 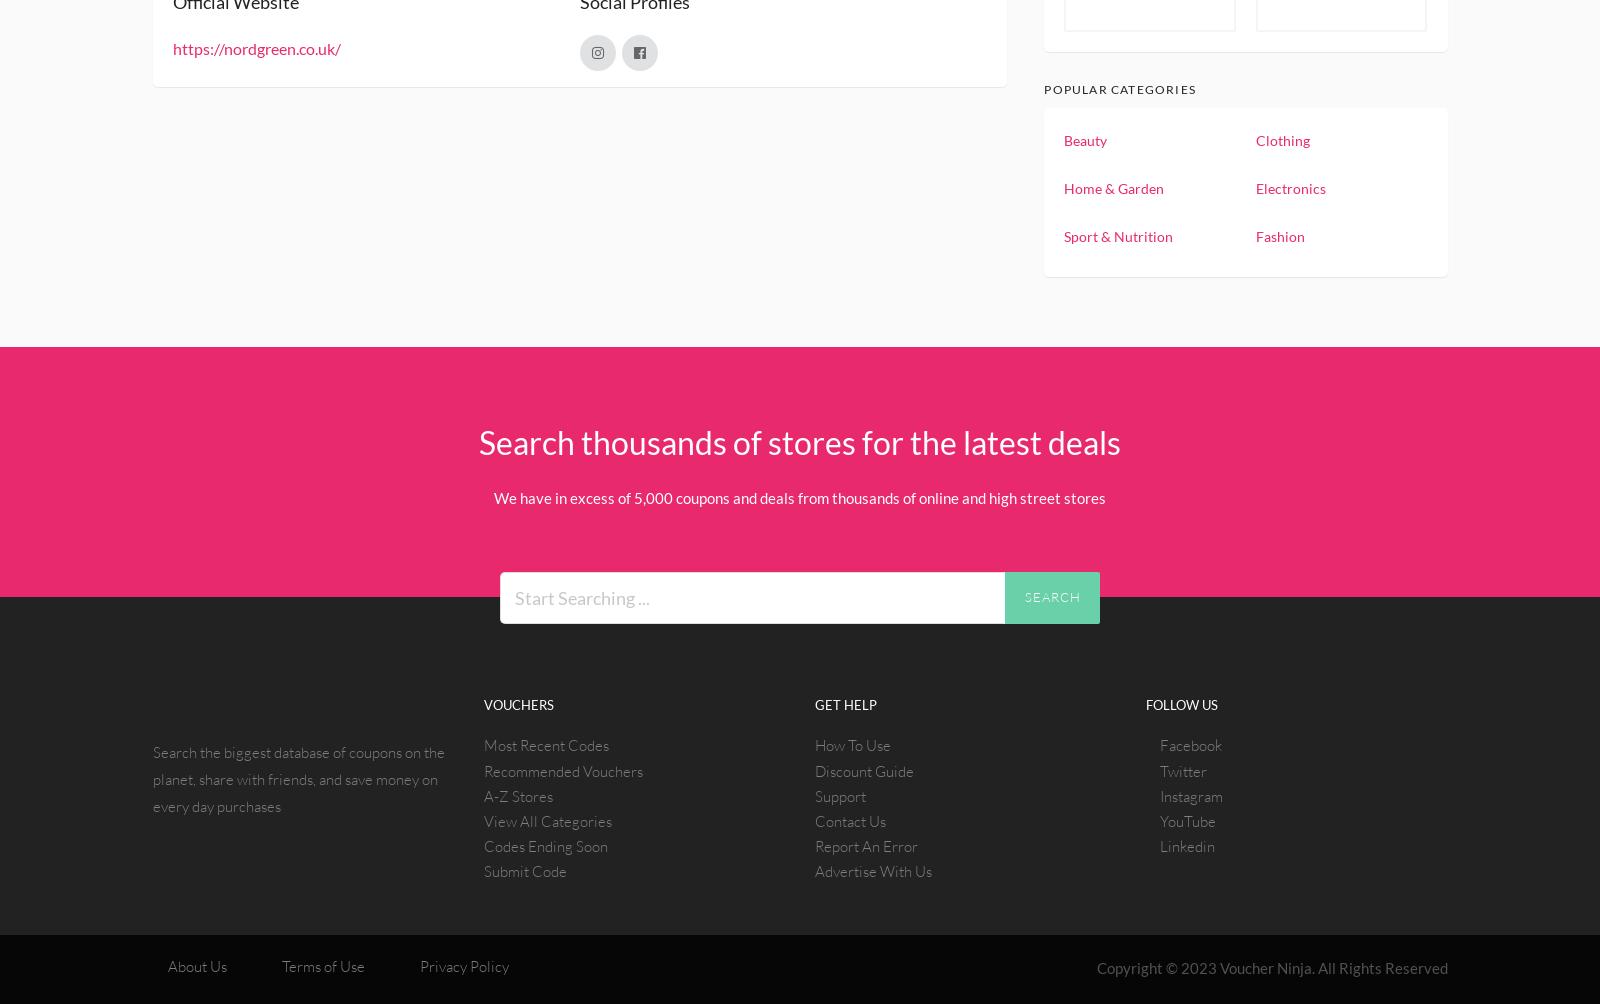 I want to click on 'Discount Guide', so click(x=863, y=770).